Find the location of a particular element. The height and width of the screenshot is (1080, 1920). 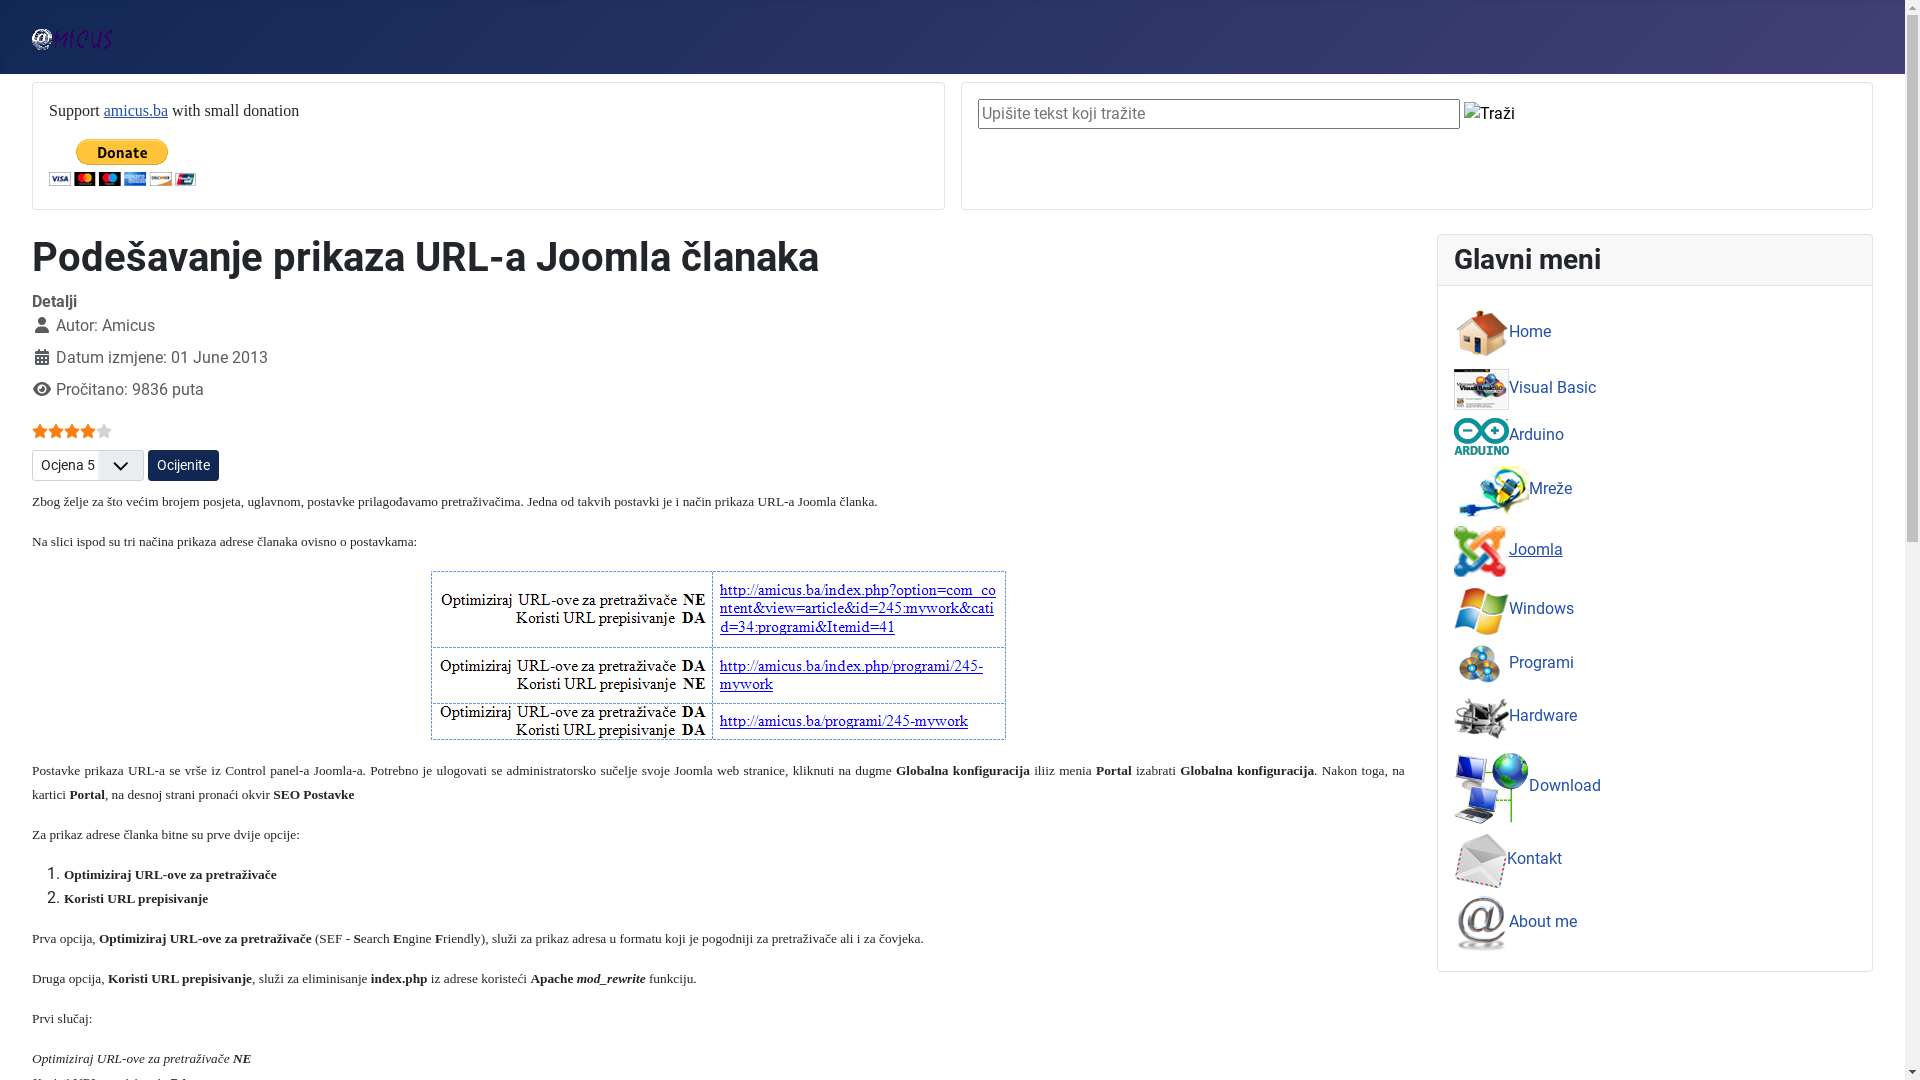

'Joomla' is located at coordinates (1508, 549).